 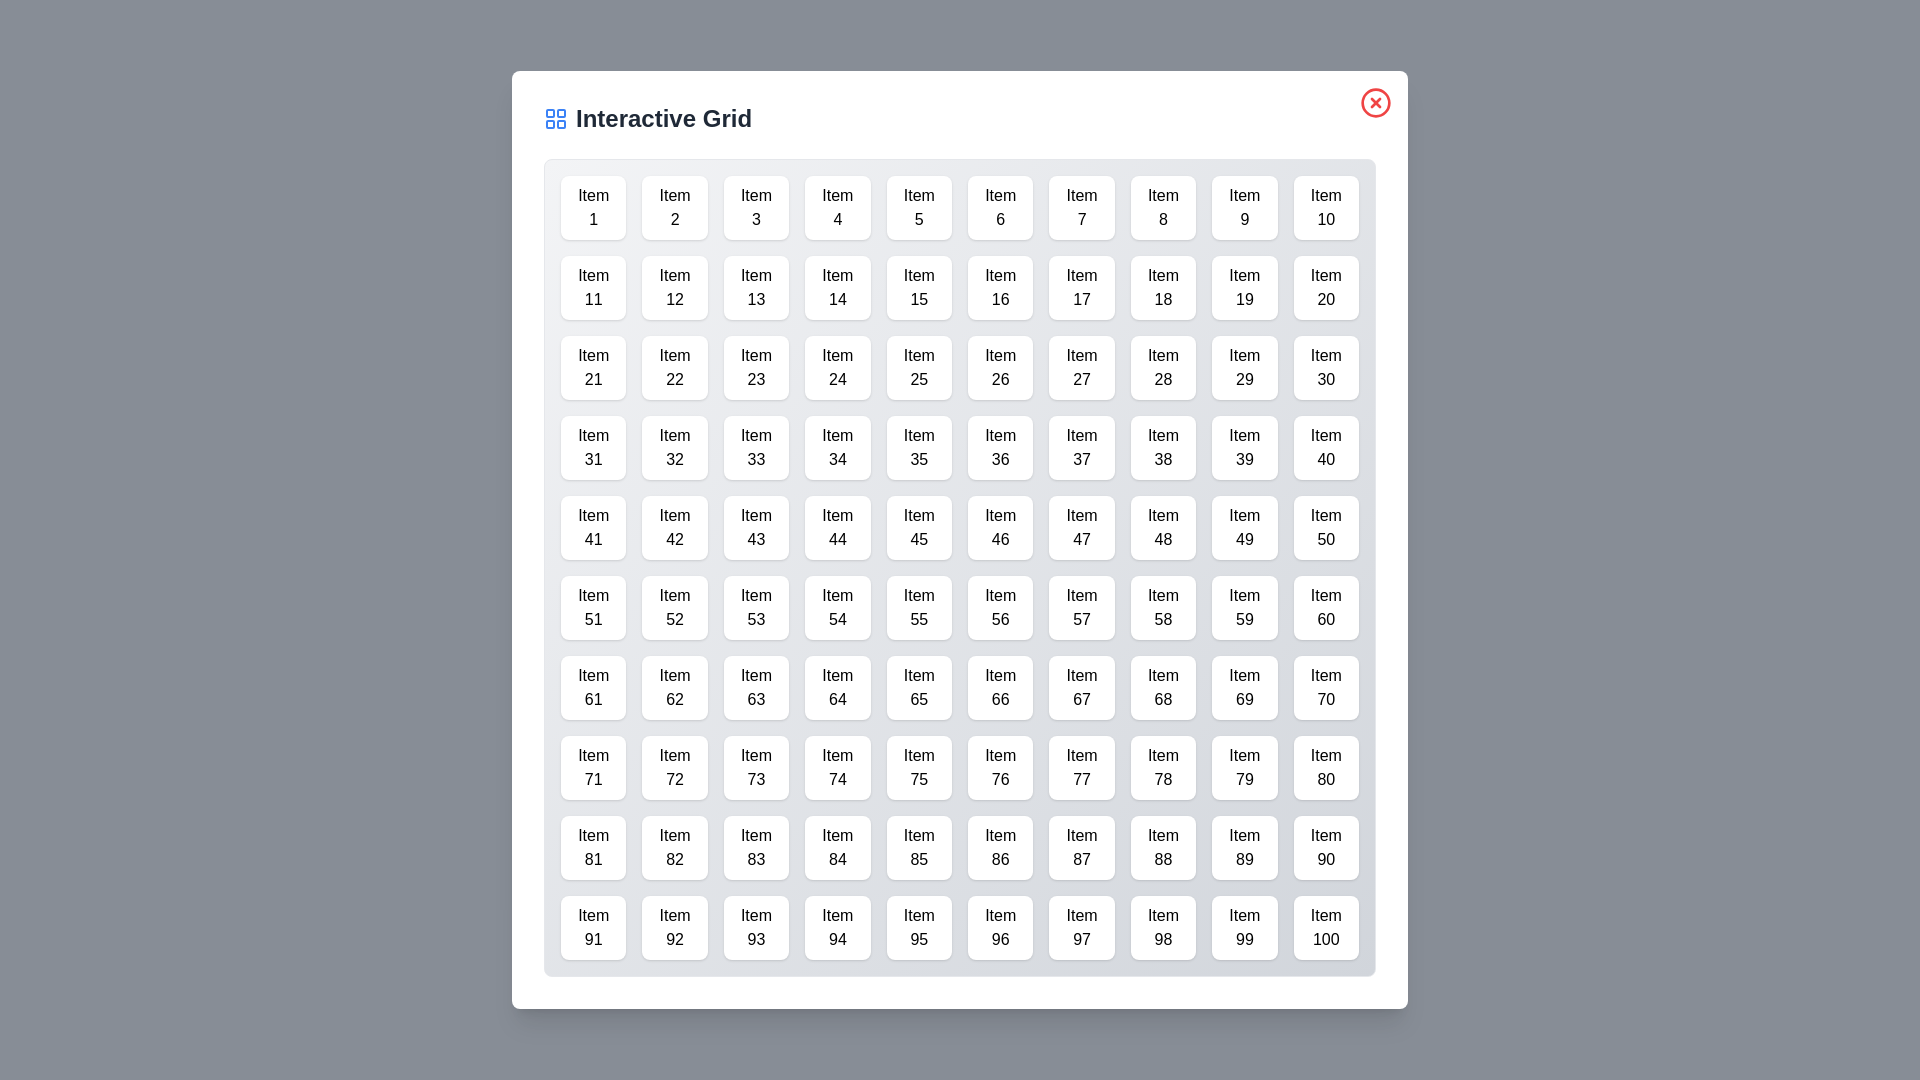 What do you see at coordinates (1375, 103) in the screenshot?
I see `the close button in the top-right corner of the dialog` at bounding box center [1375, 103].